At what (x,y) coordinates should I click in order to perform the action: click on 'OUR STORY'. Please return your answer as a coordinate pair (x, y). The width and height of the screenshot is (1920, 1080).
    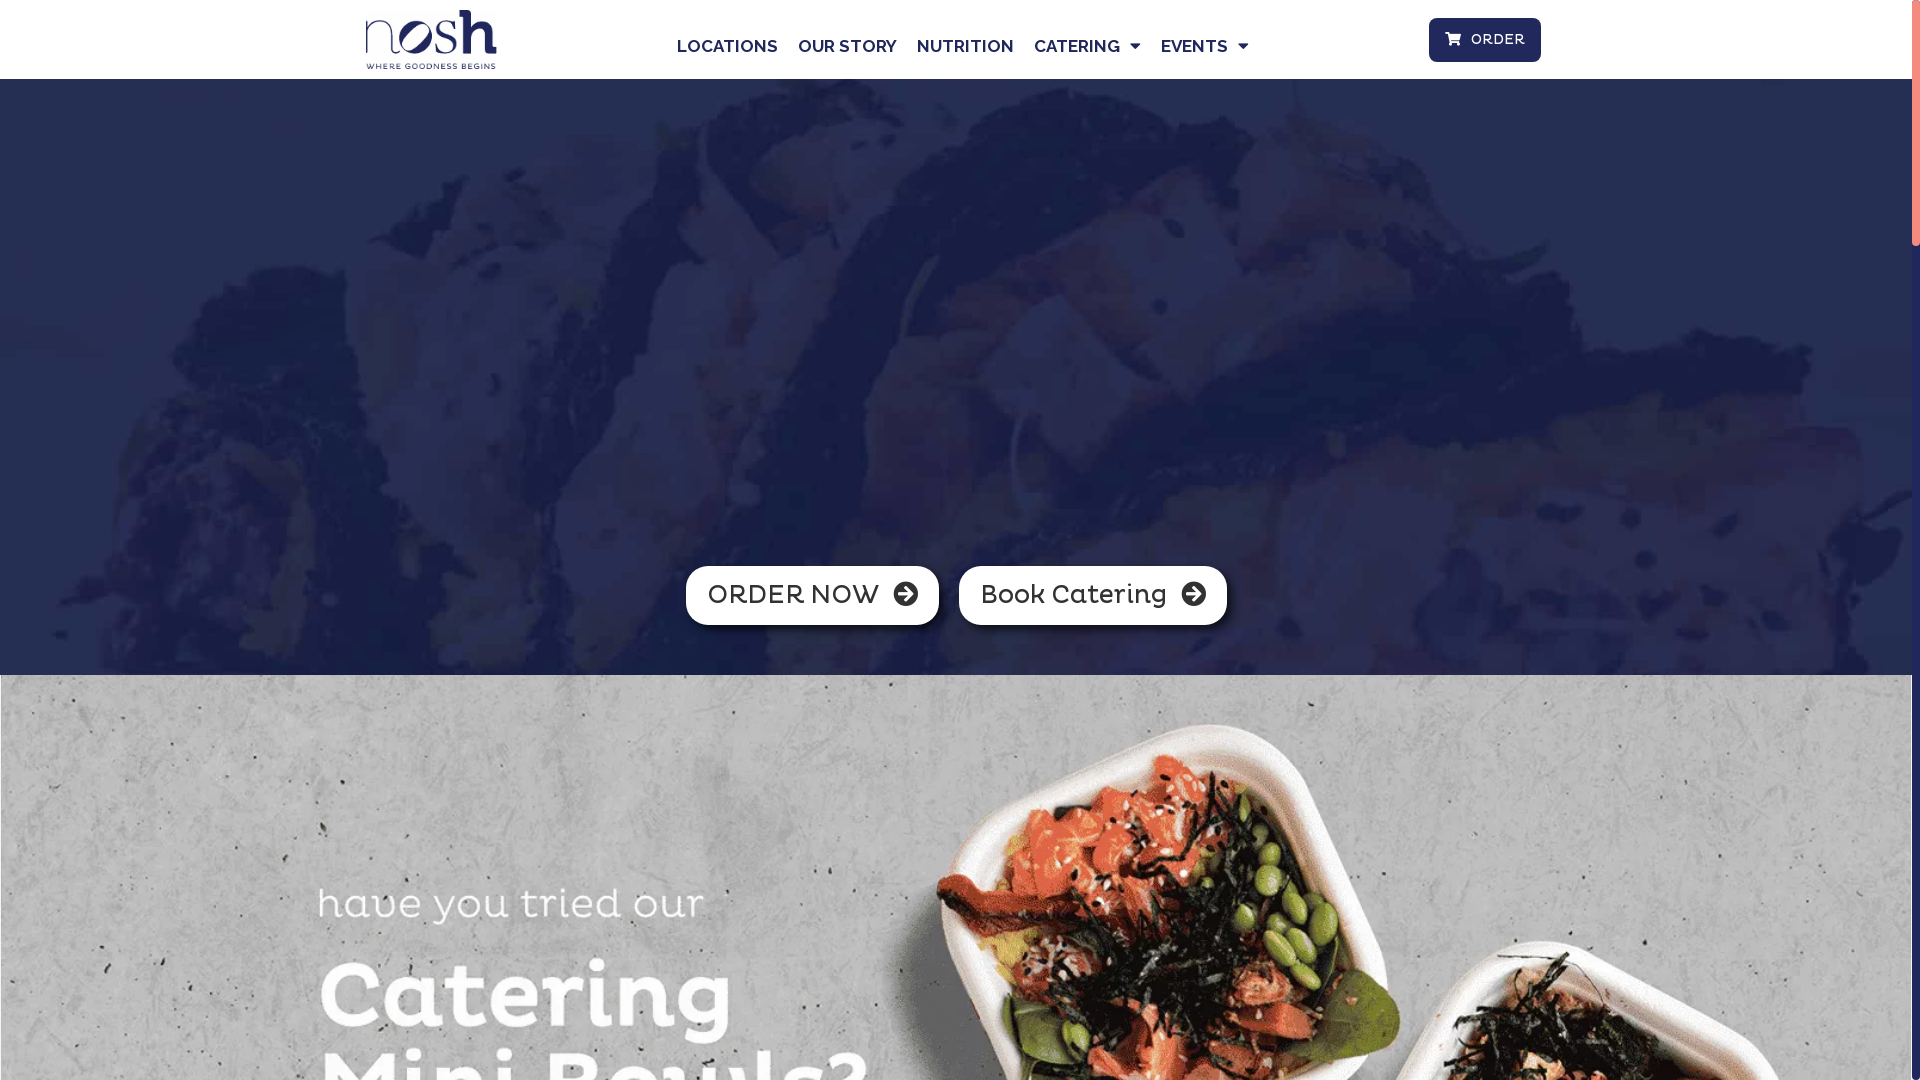
    Looking at the image, I should click on (787, 45).